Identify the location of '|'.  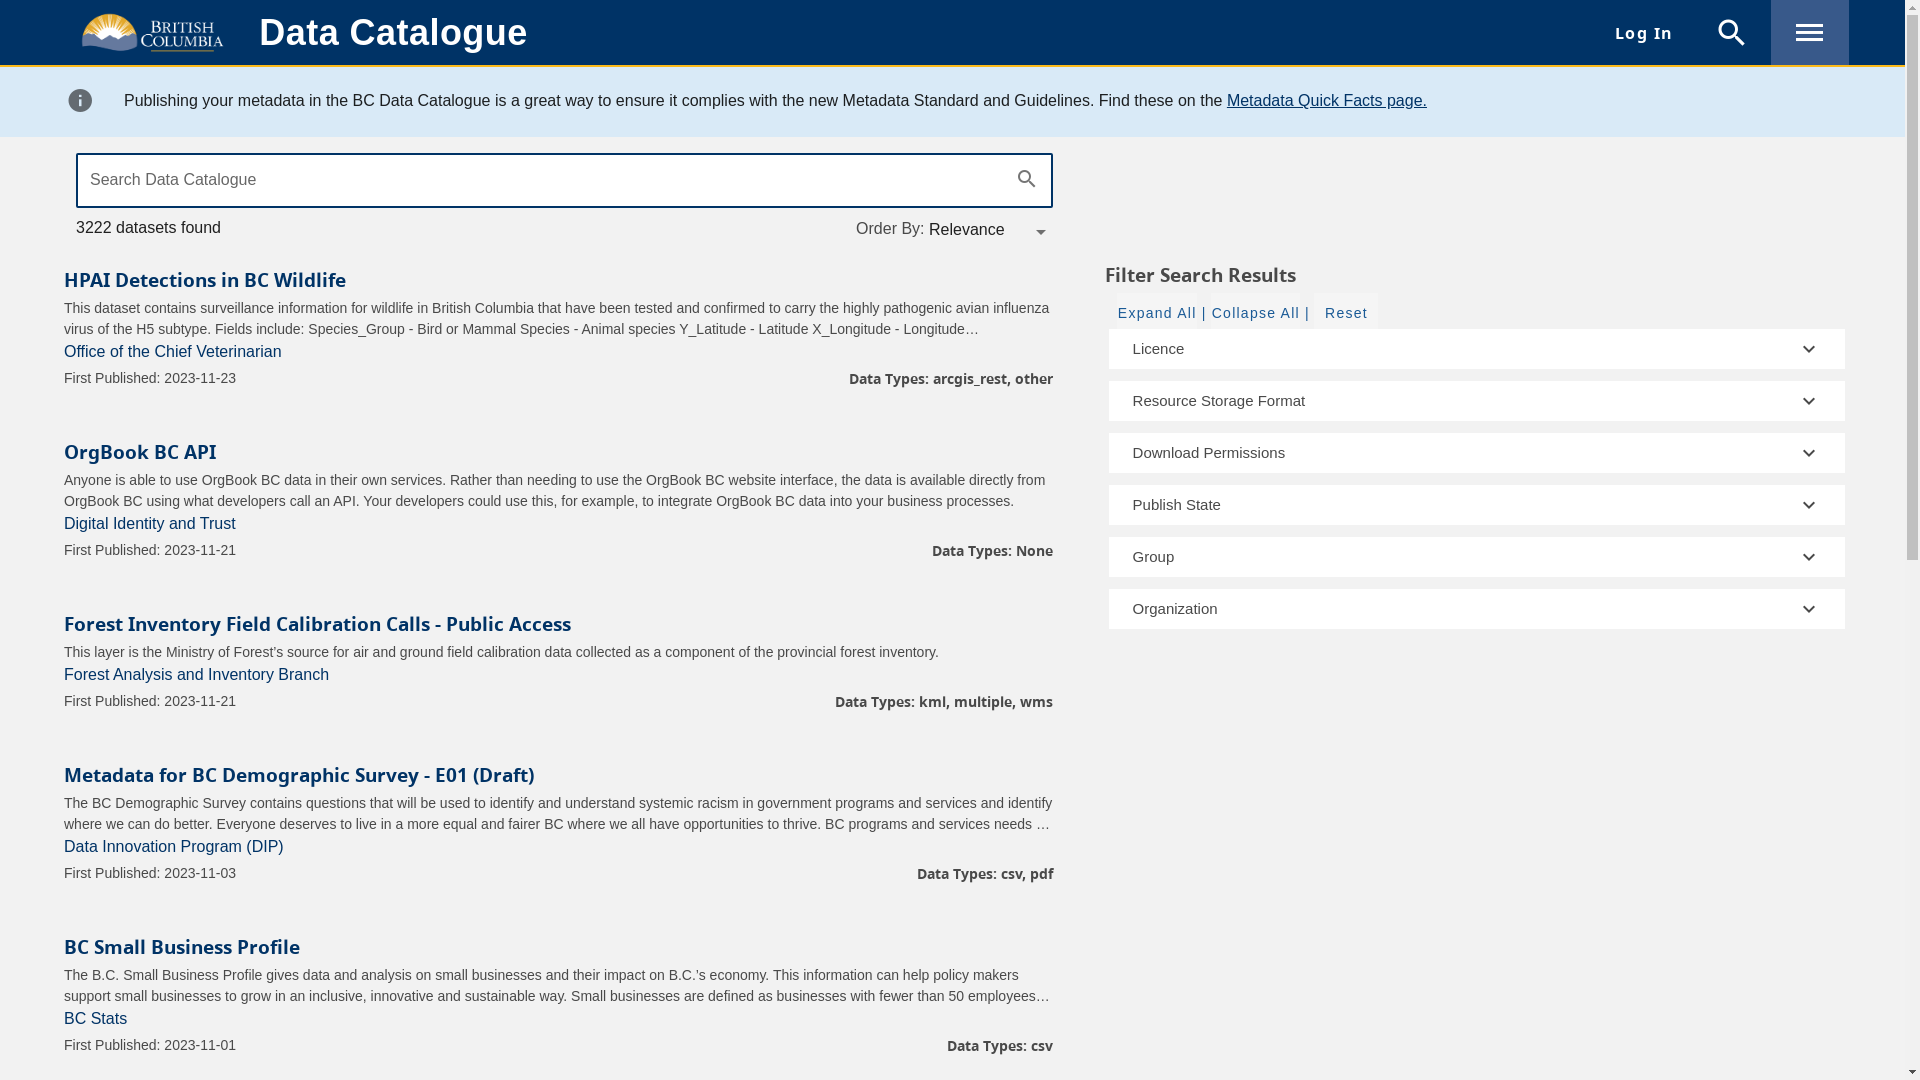
(1195, 312).